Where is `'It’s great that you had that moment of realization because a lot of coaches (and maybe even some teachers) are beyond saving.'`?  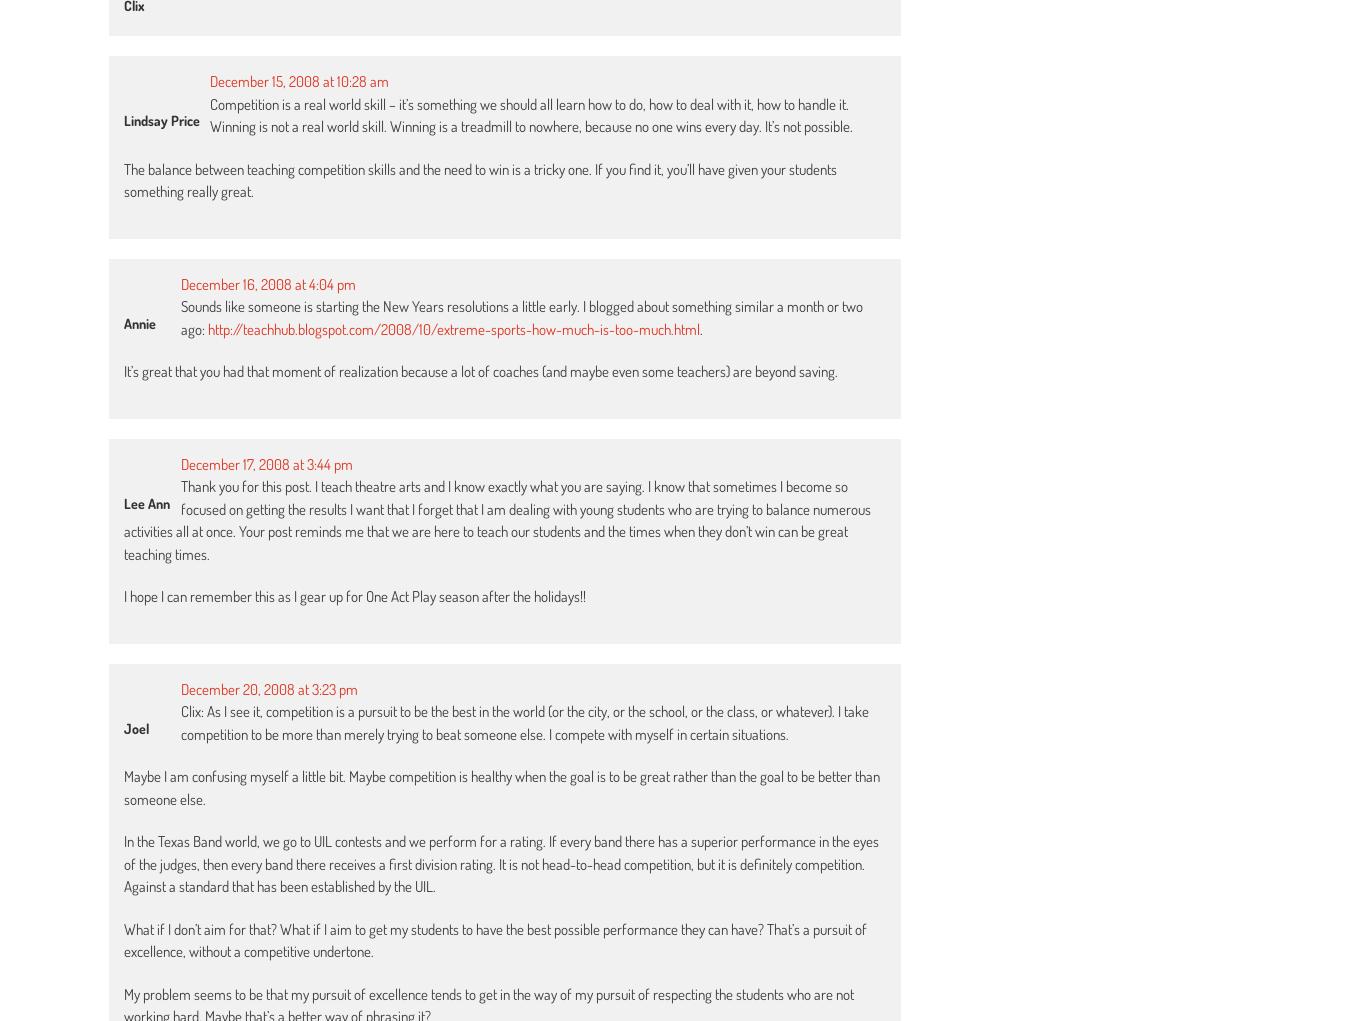
'It’s great that you had that moment of realization because a lot of coaches (and maybe even some teachers) are beyond saving.' is located at coordinates (480, 371).